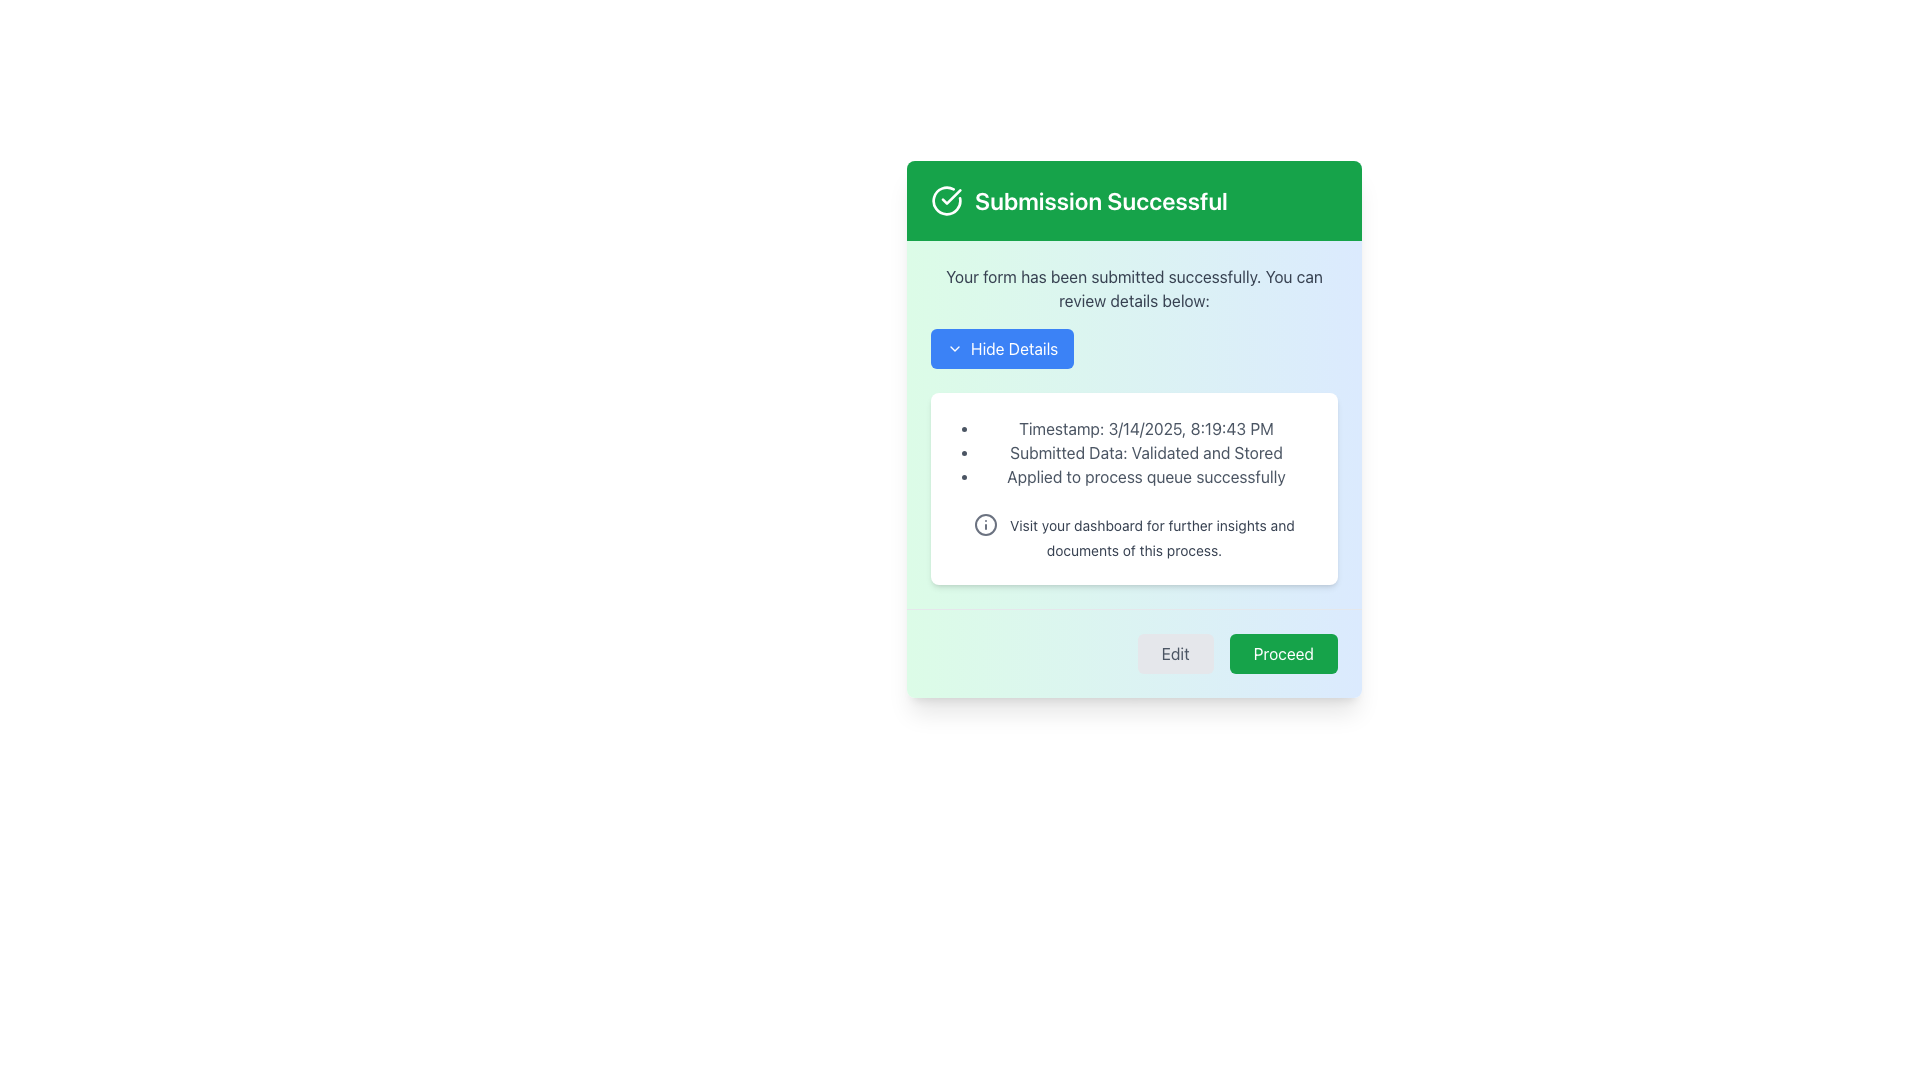  Describe the element at coordinates (1002, 347) in the screenshot. I see `the toggle button located beneath the success message 'Your form has been submitted successfully'` at that location.